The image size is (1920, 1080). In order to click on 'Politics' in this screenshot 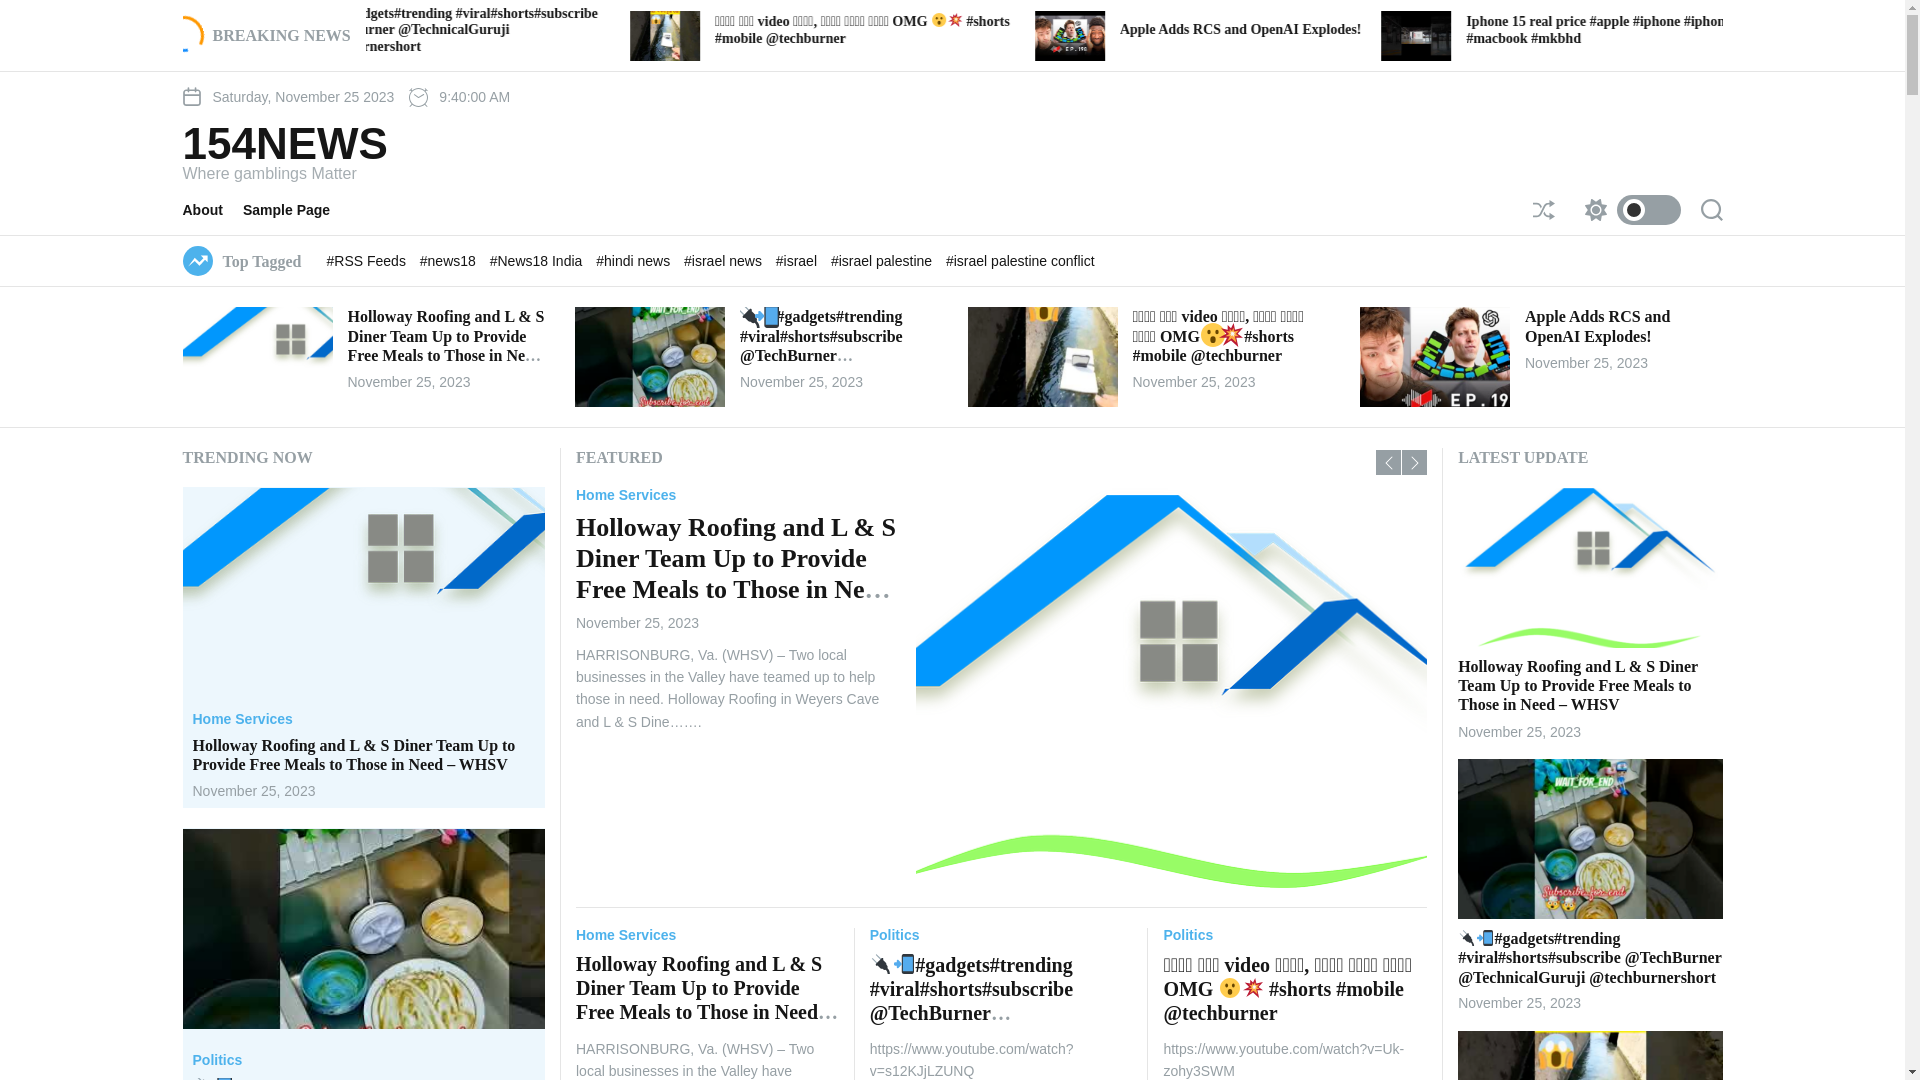, I will do `click(216, 1059)`.